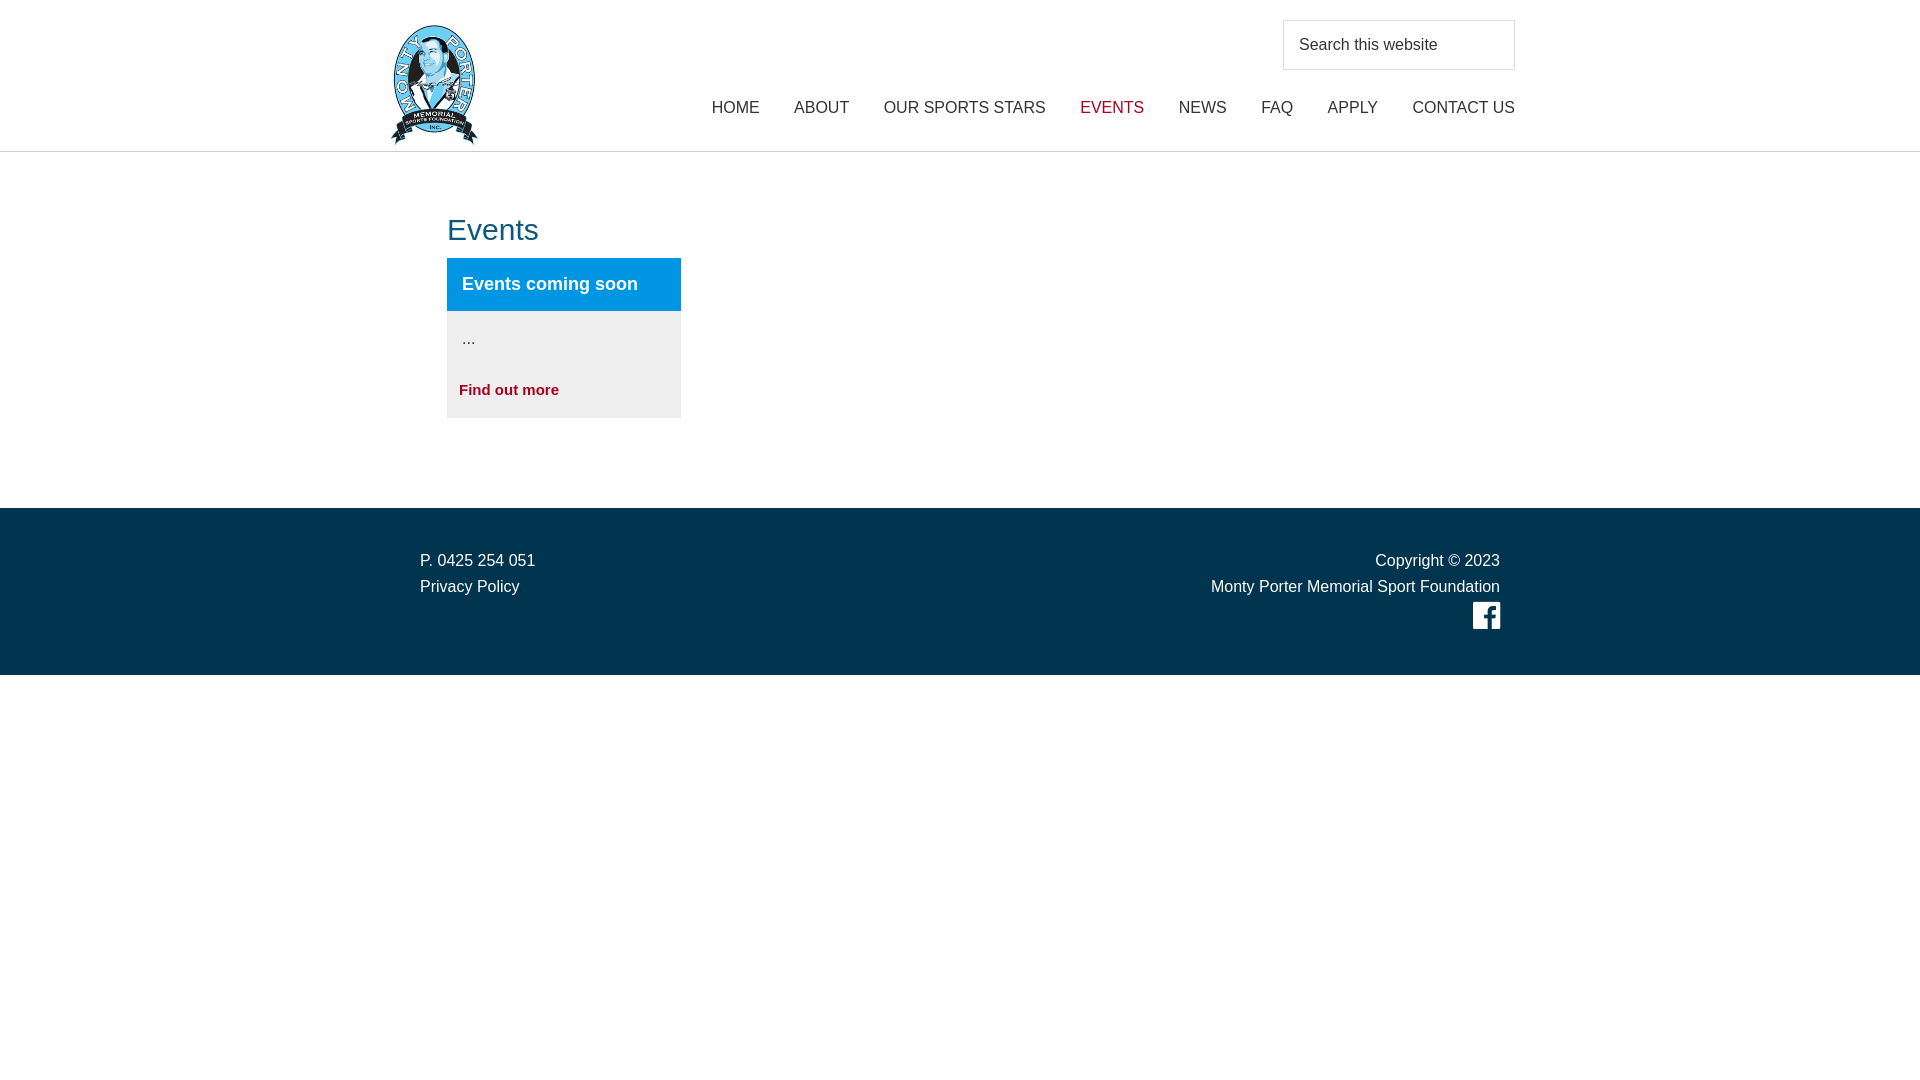  What do you see at coordinates (1275, 108) in the screenshot?
I see `'FAQ'` at bounding box center [1275, 108].